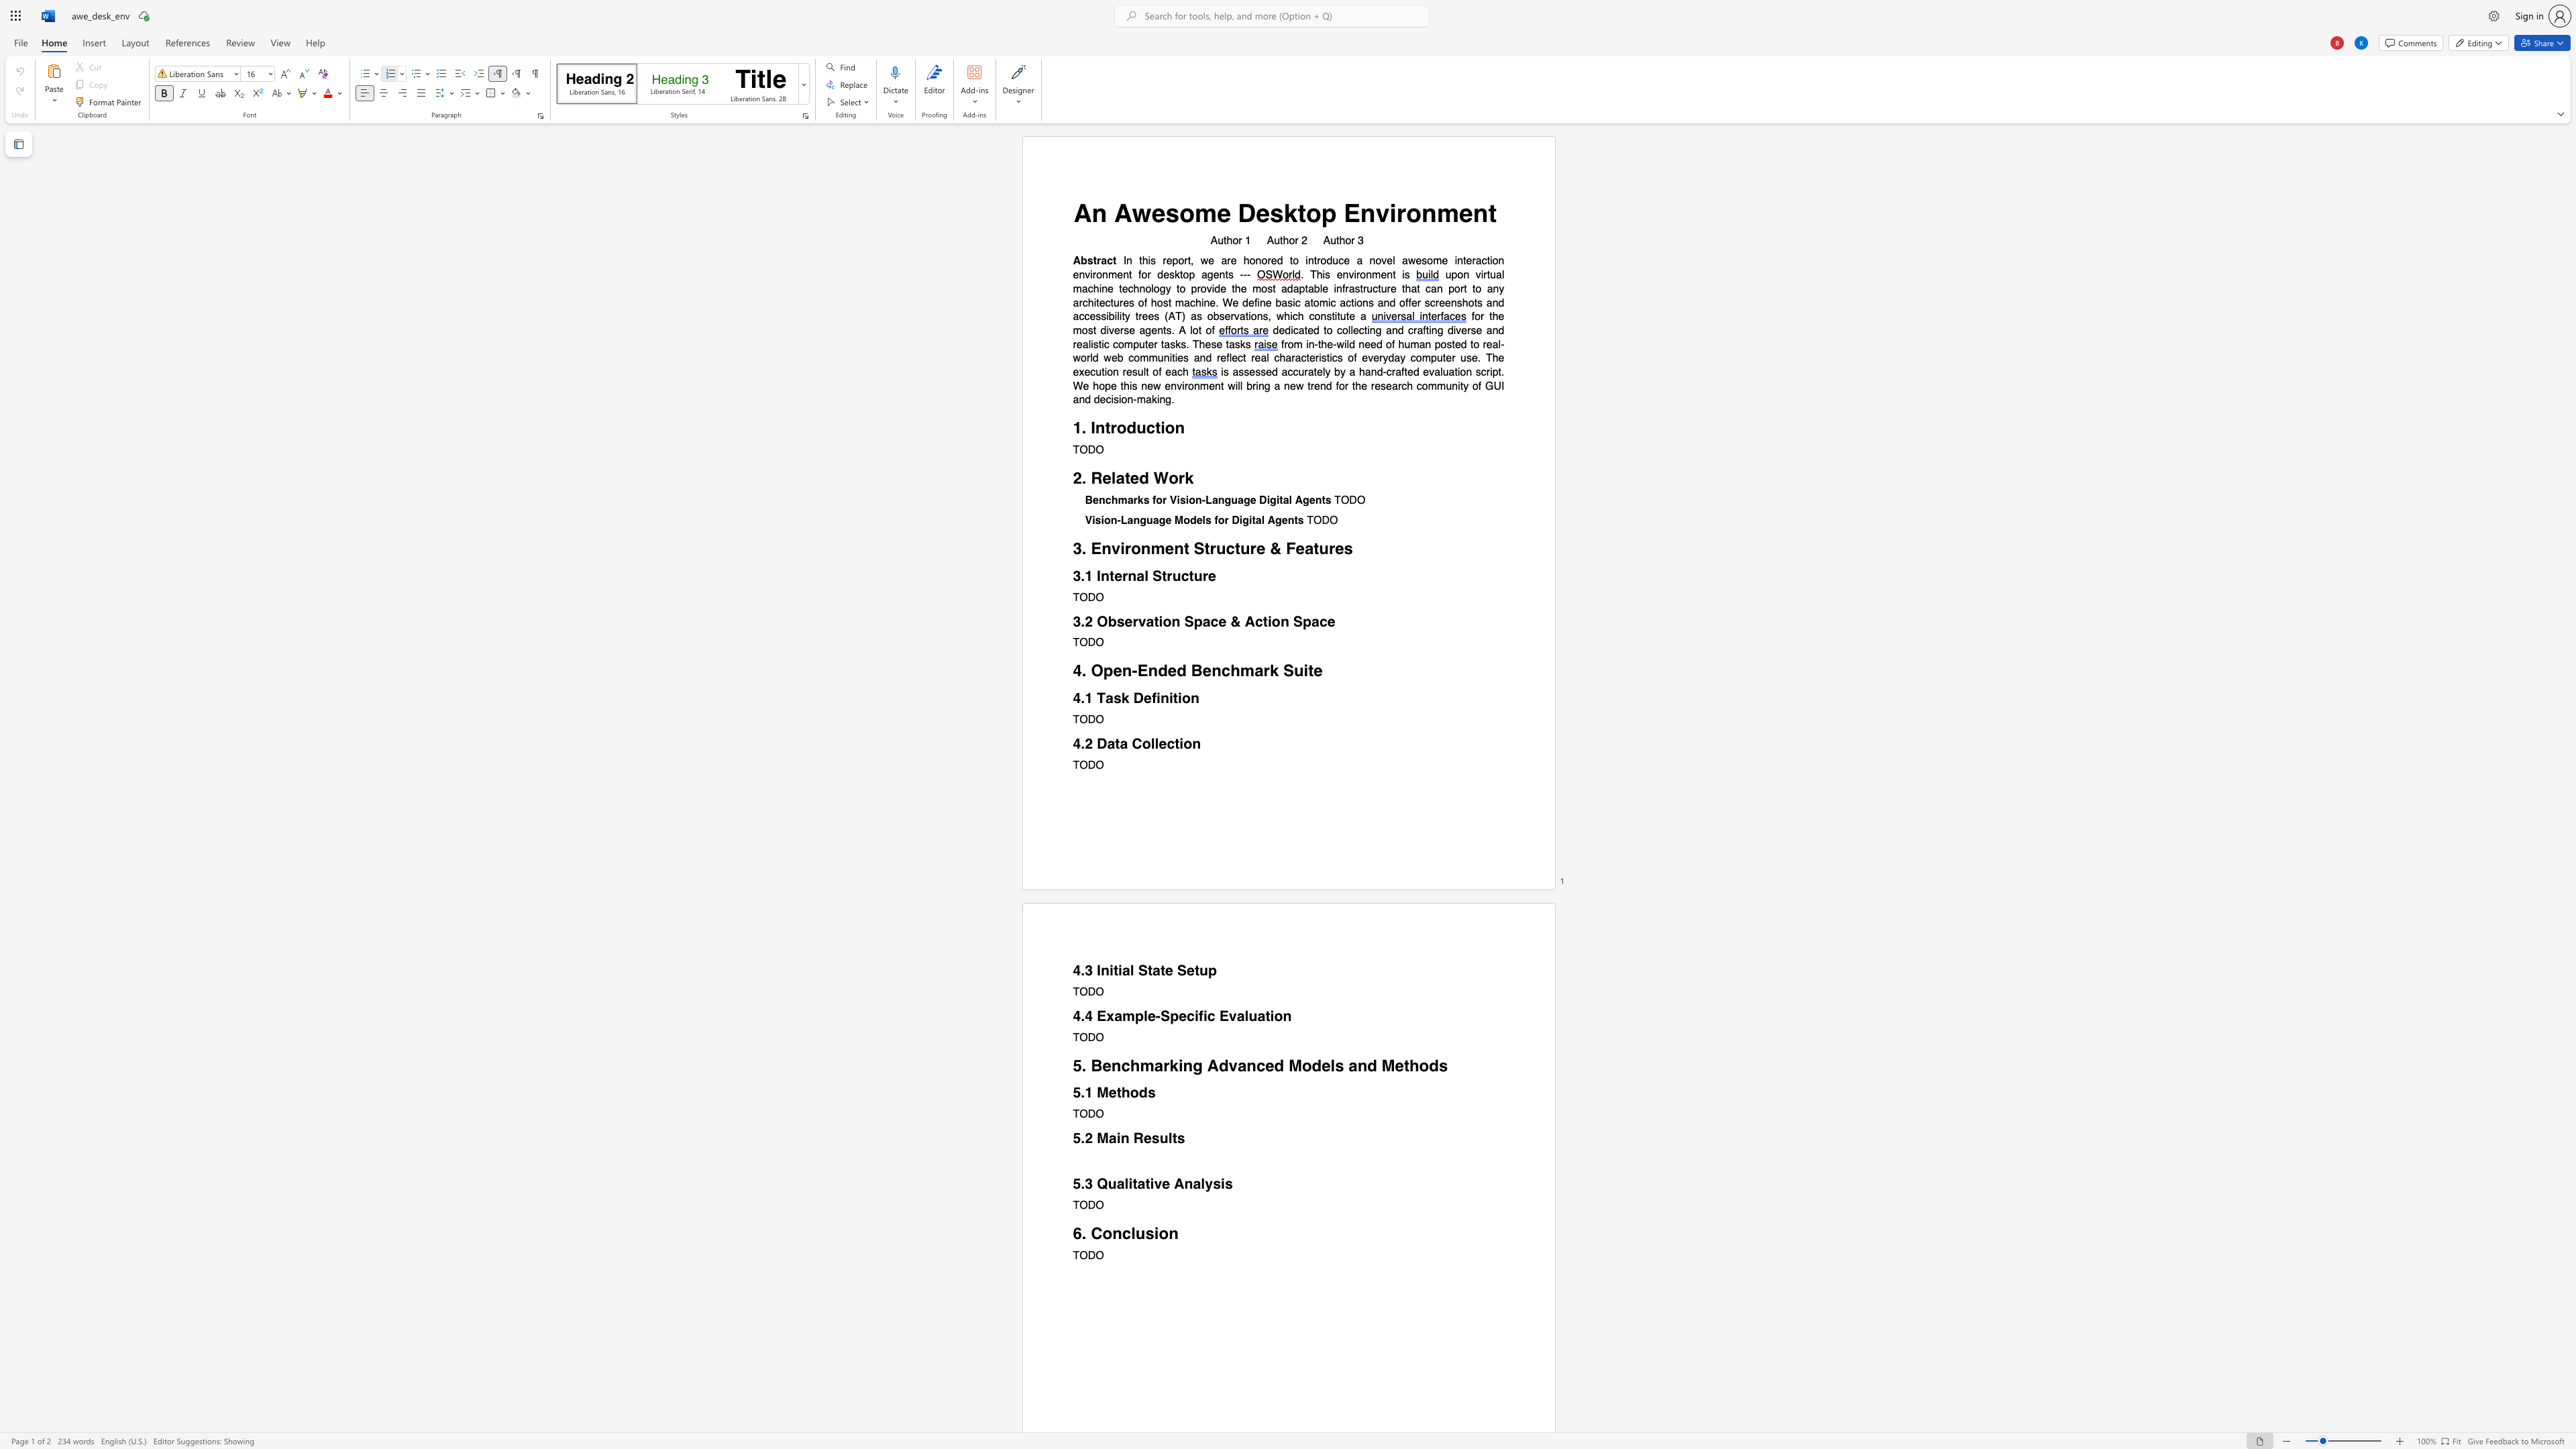 The image size is (2576, 1449). Describe the element at coordinates (1141, 969) in the screenshot. I see `the 1th character "S" in the text` at that location.